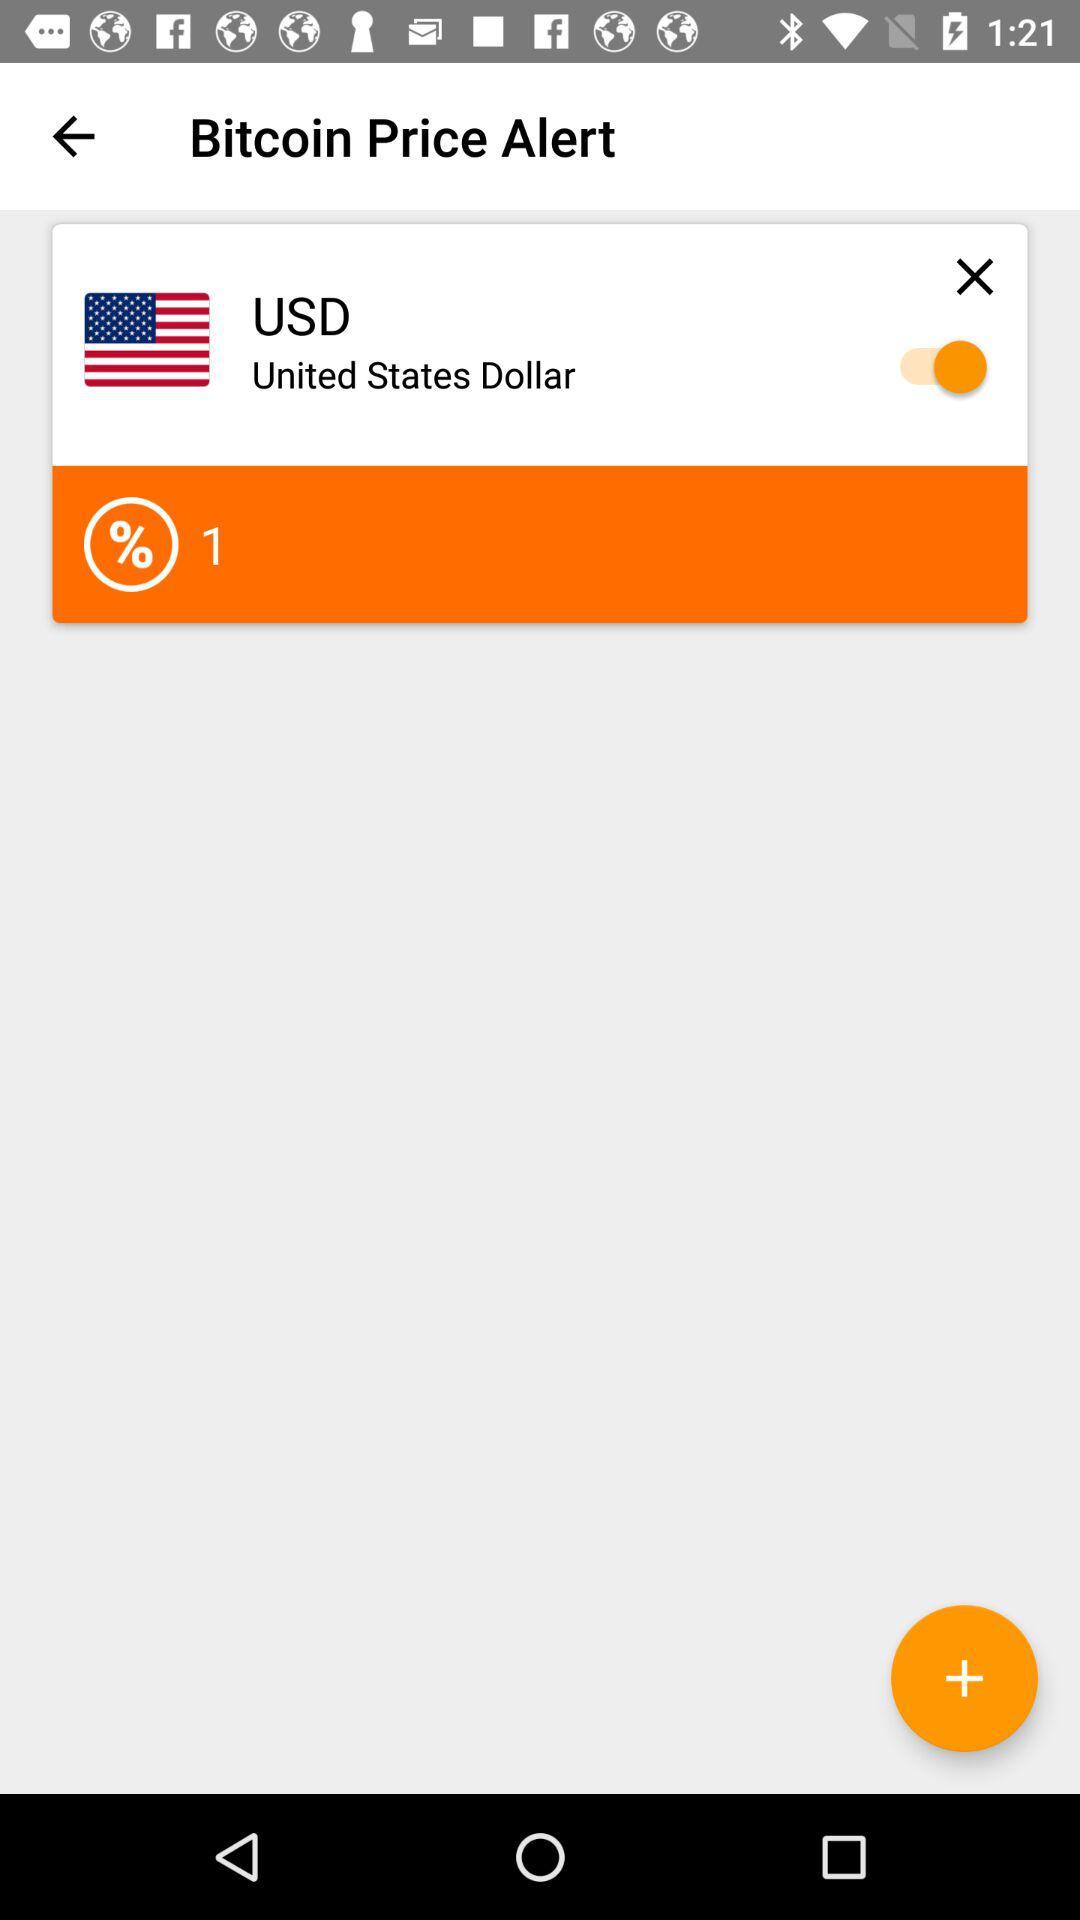 Image resolution: width=1080 pixels, height=1920 pixels. Describe the element at coordinates (974, 275) in the screenshot. I see `window` at that location.